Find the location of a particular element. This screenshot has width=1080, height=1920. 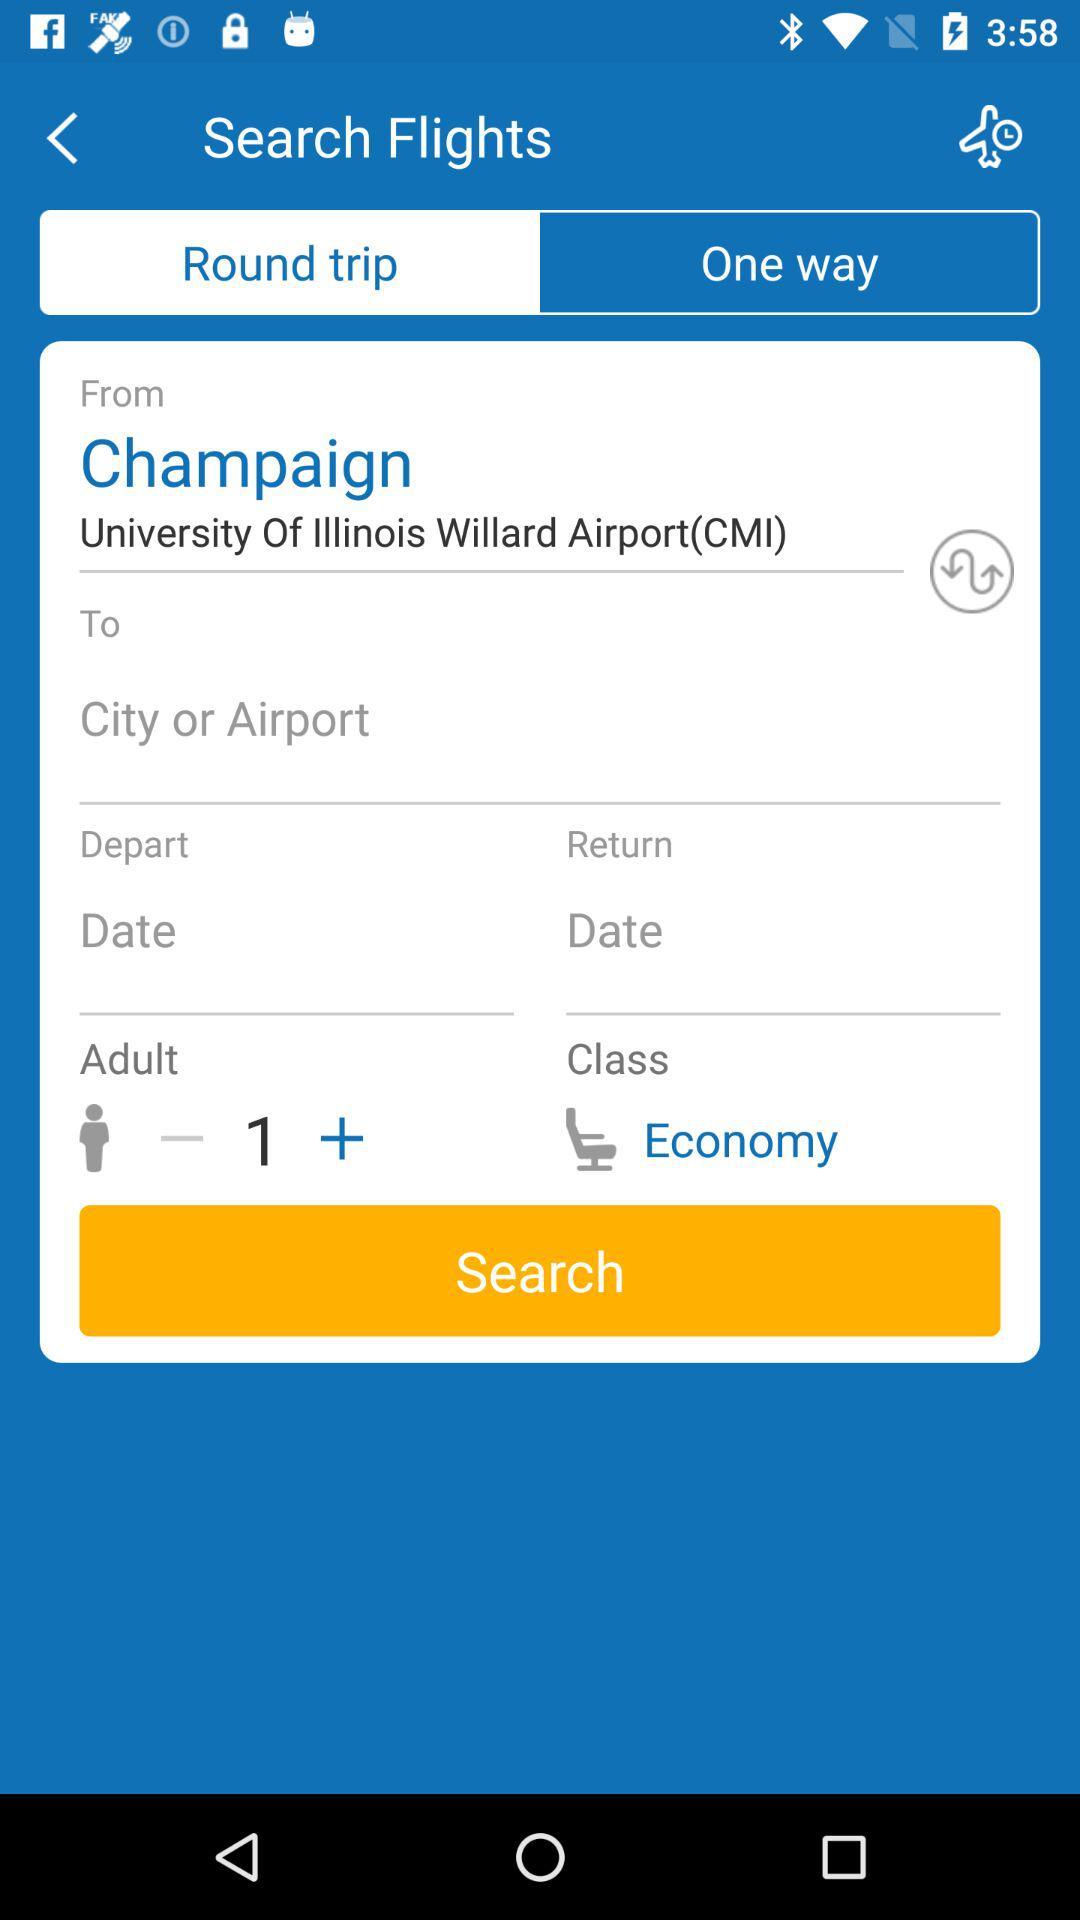

adding is located at coordinates (334, 1138).